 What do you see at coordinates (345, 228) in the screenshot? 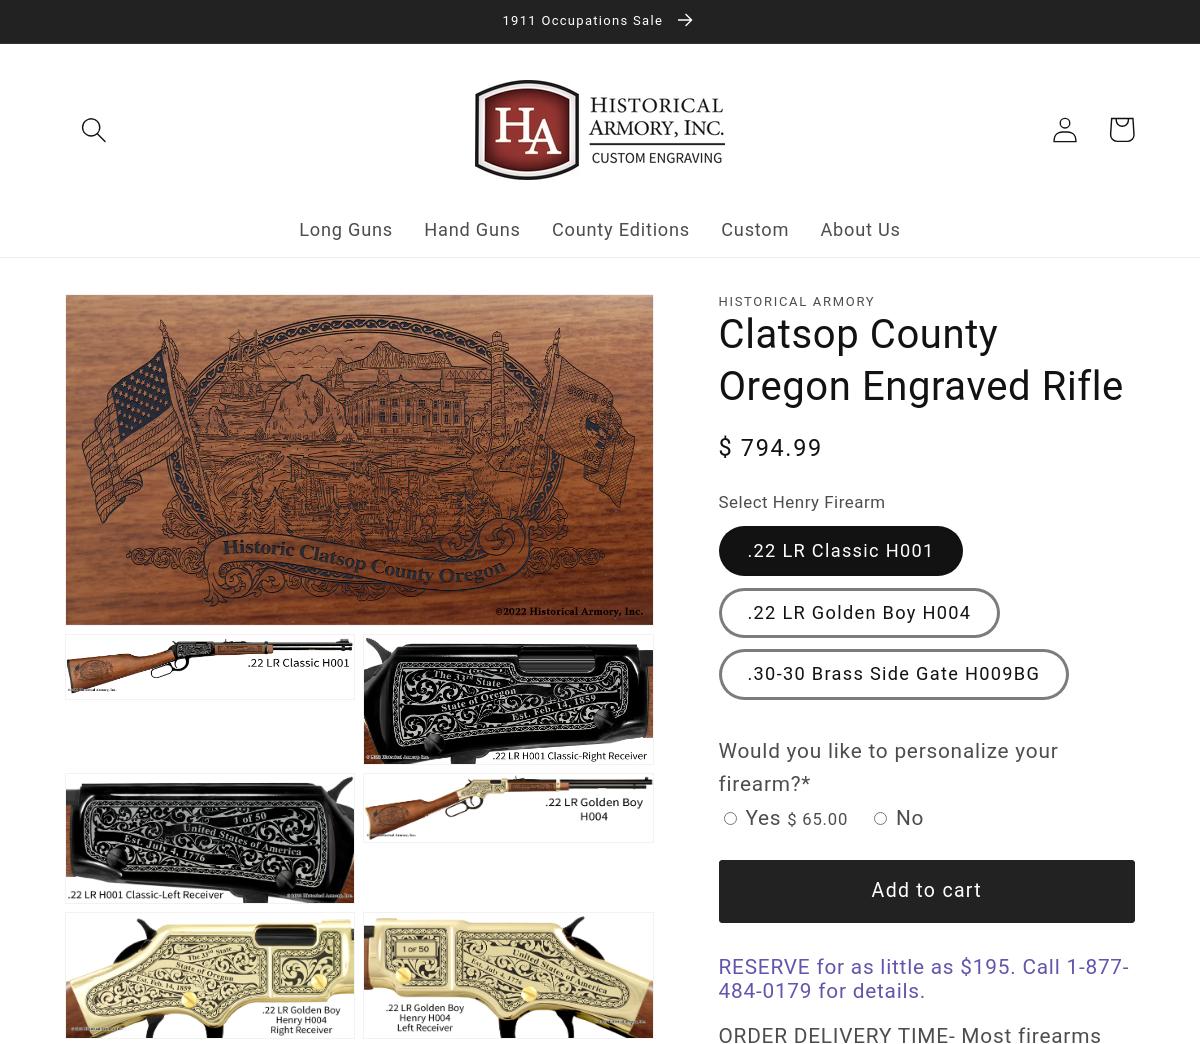
I see `'Long Guns'` at bounding box center [345, 228].